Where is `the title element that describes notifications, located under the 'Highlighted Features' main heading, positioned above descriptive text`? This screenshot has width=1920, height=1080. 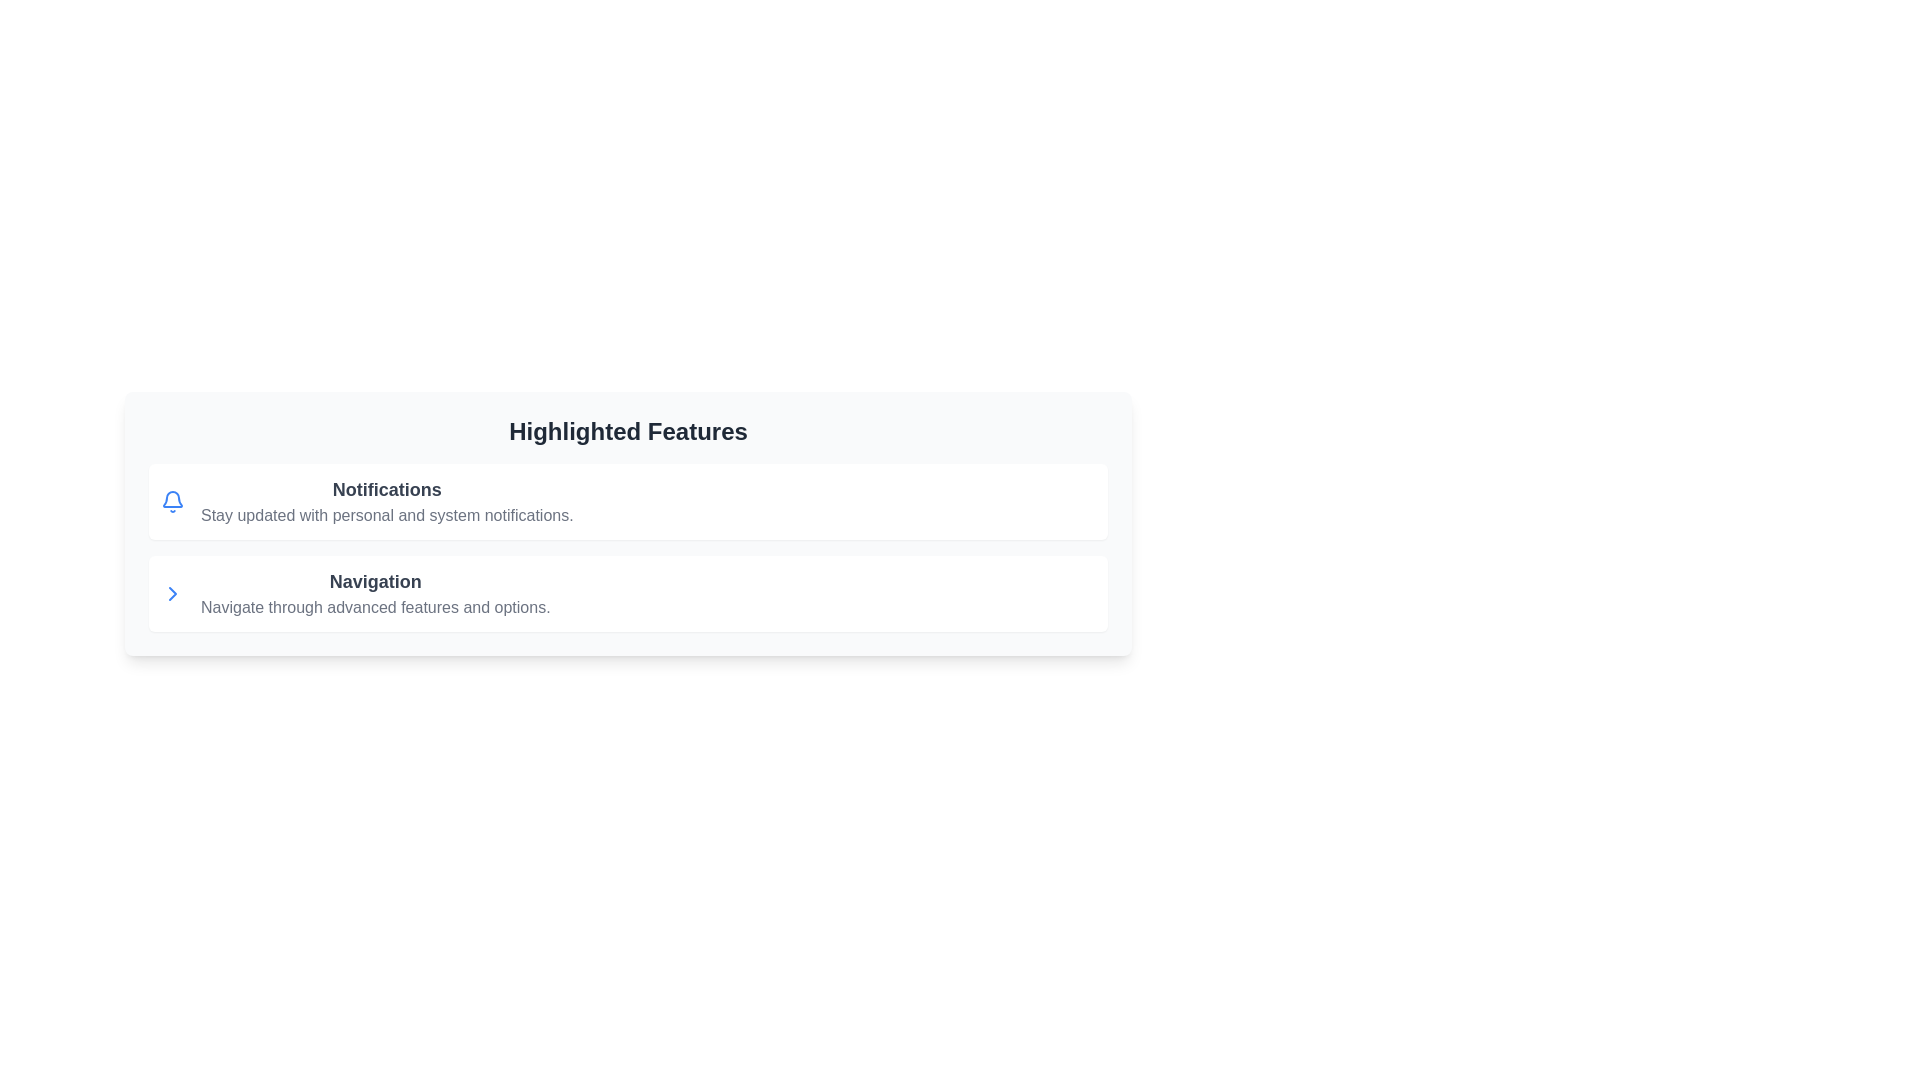
the title element that describes notifications, located under the 'Highlighted Features' main heading, positioned above descriptive text is located at coordinates (387, 489).